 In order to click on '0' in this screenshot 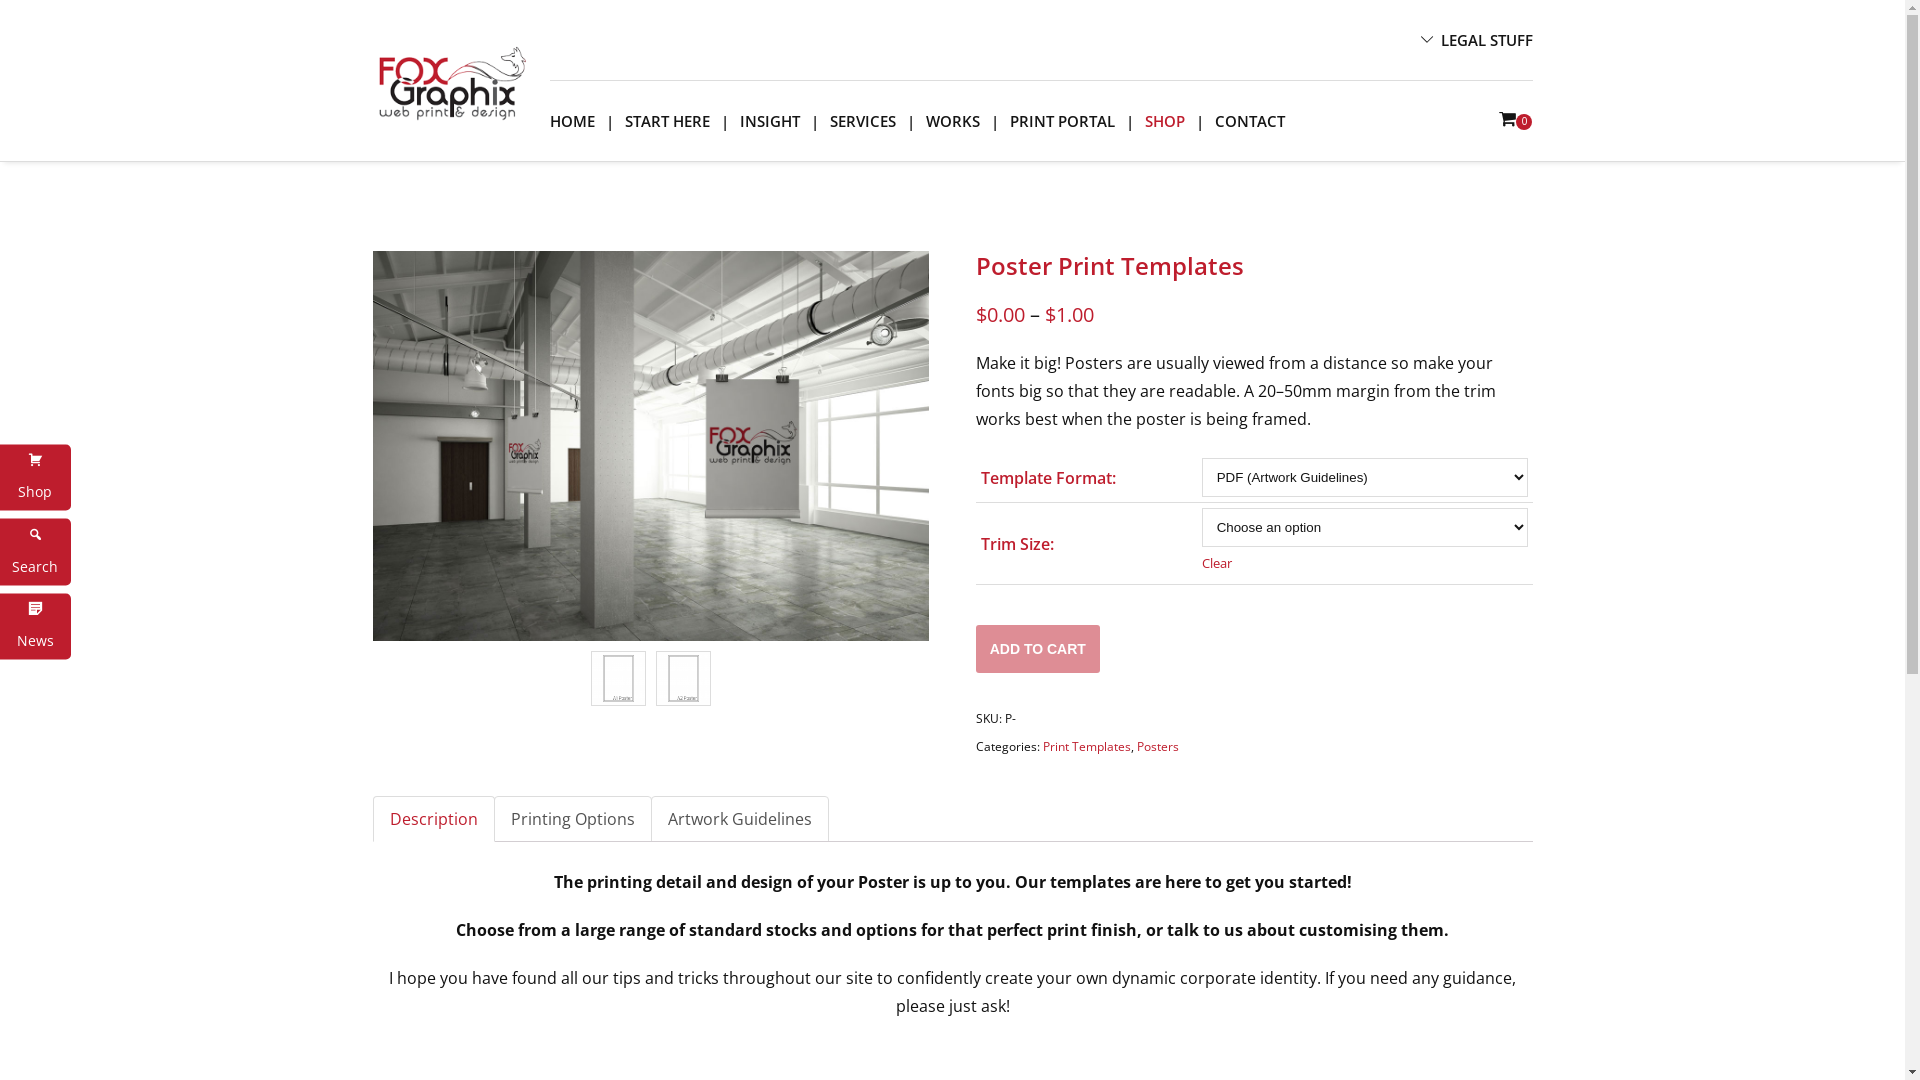, I will do `click(1515, 120)`.